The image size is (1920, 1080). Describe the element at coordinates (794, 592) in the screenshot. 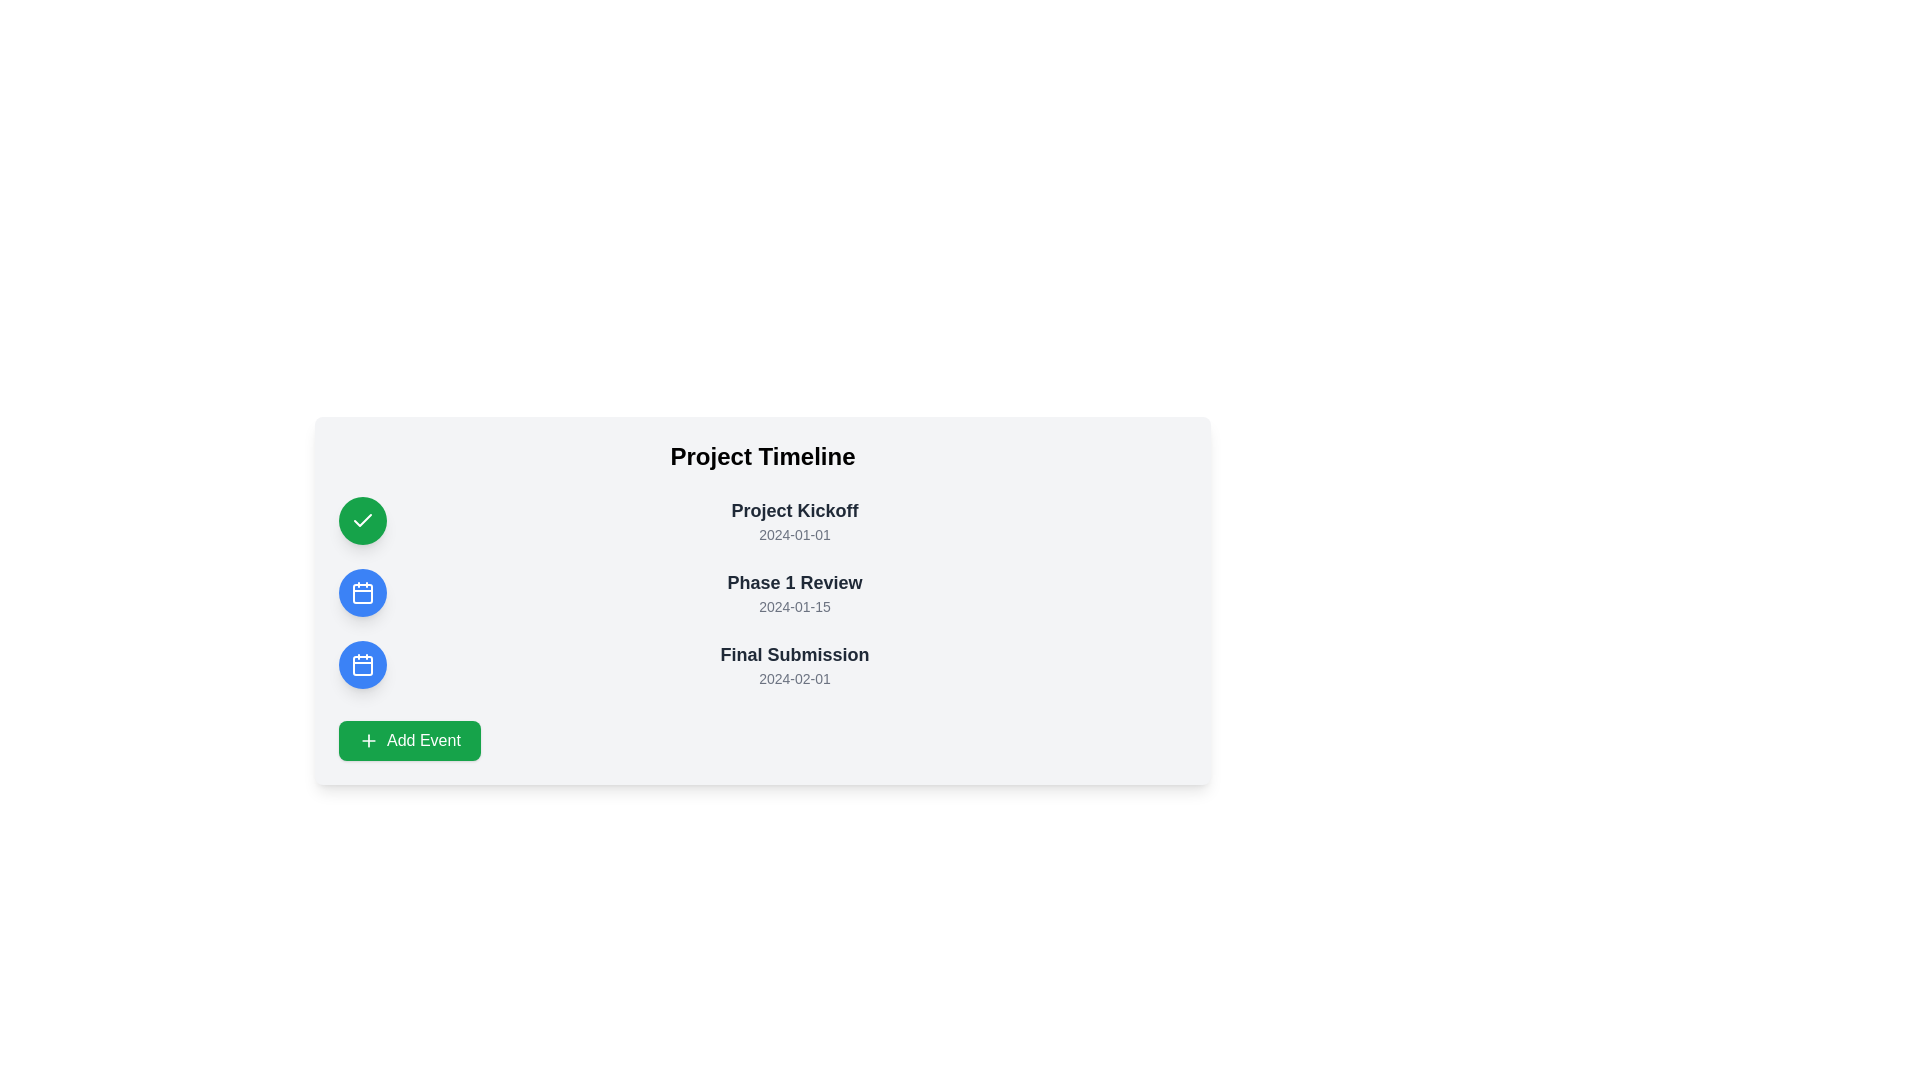

I see `the Descriptive Text Block containing the bold title 'Phase 1 Review' and the timestamp '2024-01-15' in the 'Project Timeline' section` at that location.